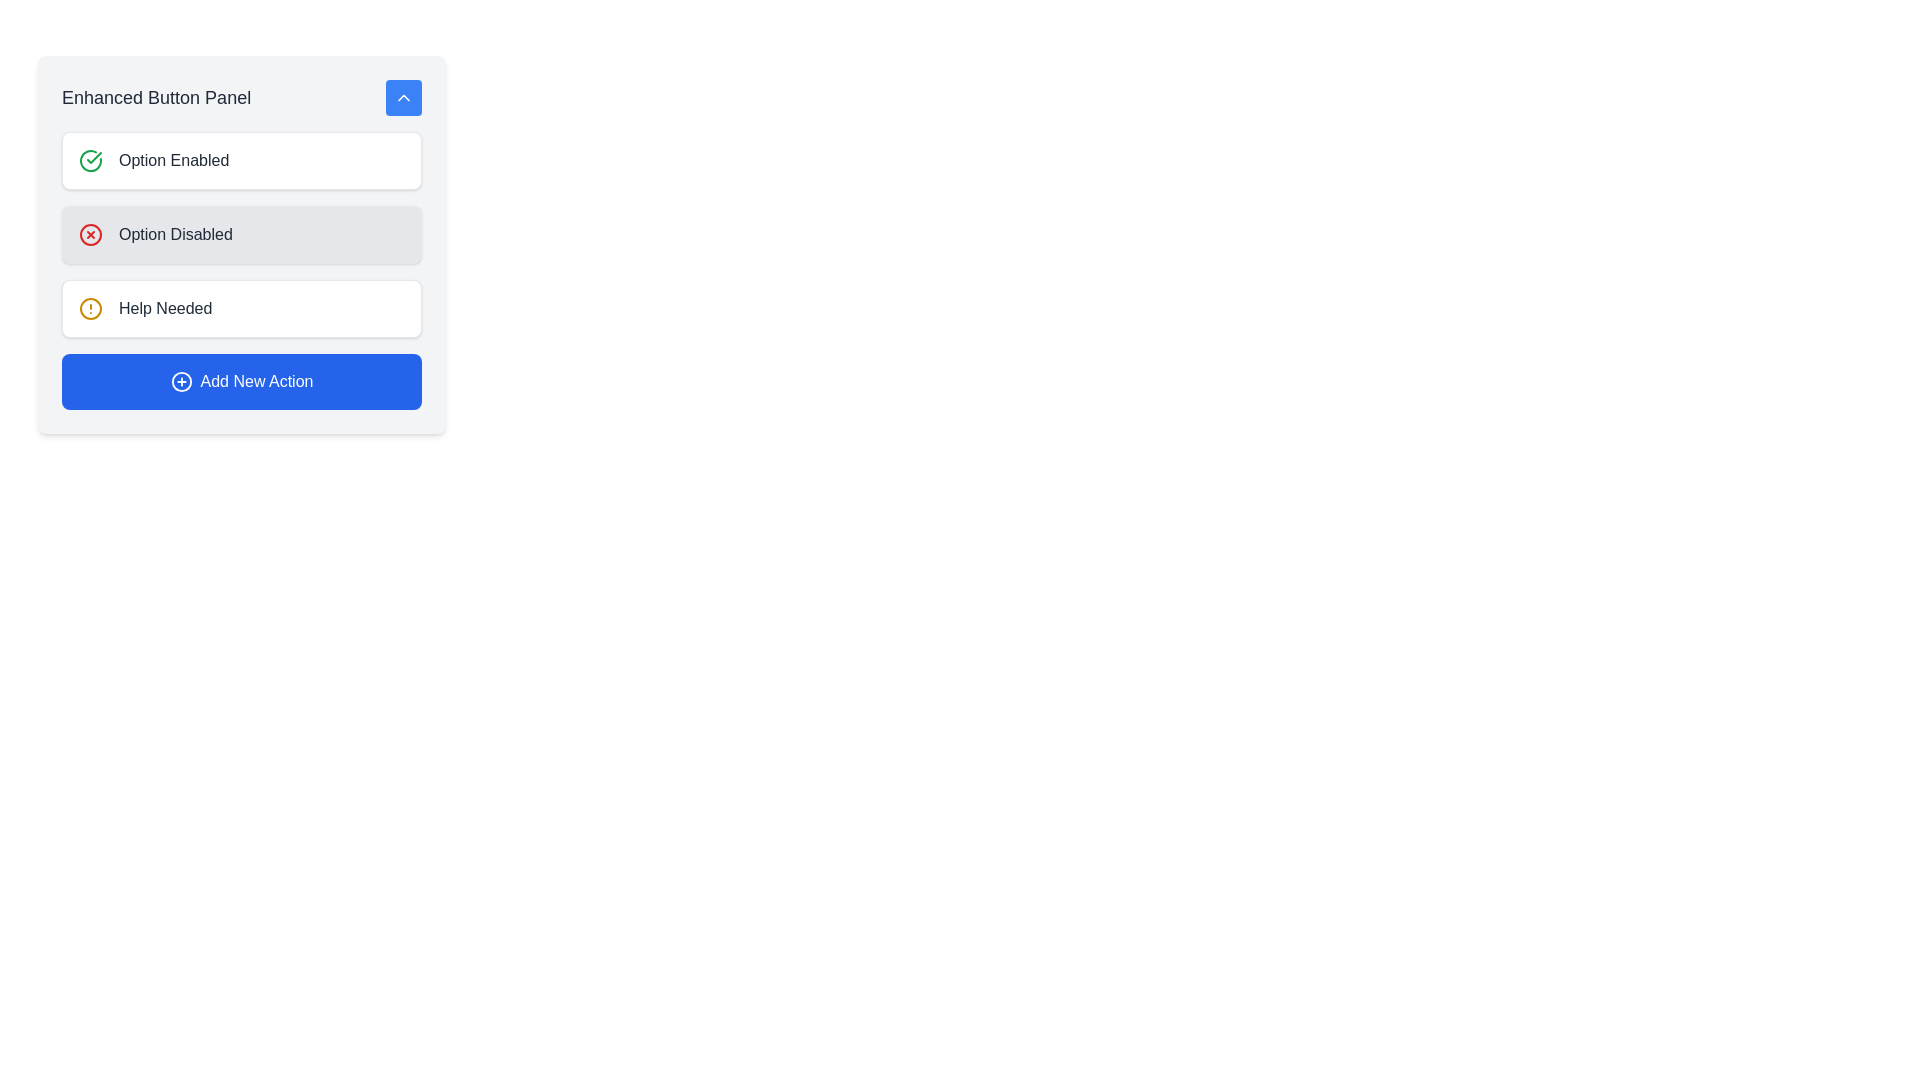  What do you see at coordinates (255, 381) in the screenshot?
I see `text content of the text label that indicates the button for adding a new action, located at the bottom of the vertical panel` at bounding box center [255, 381].